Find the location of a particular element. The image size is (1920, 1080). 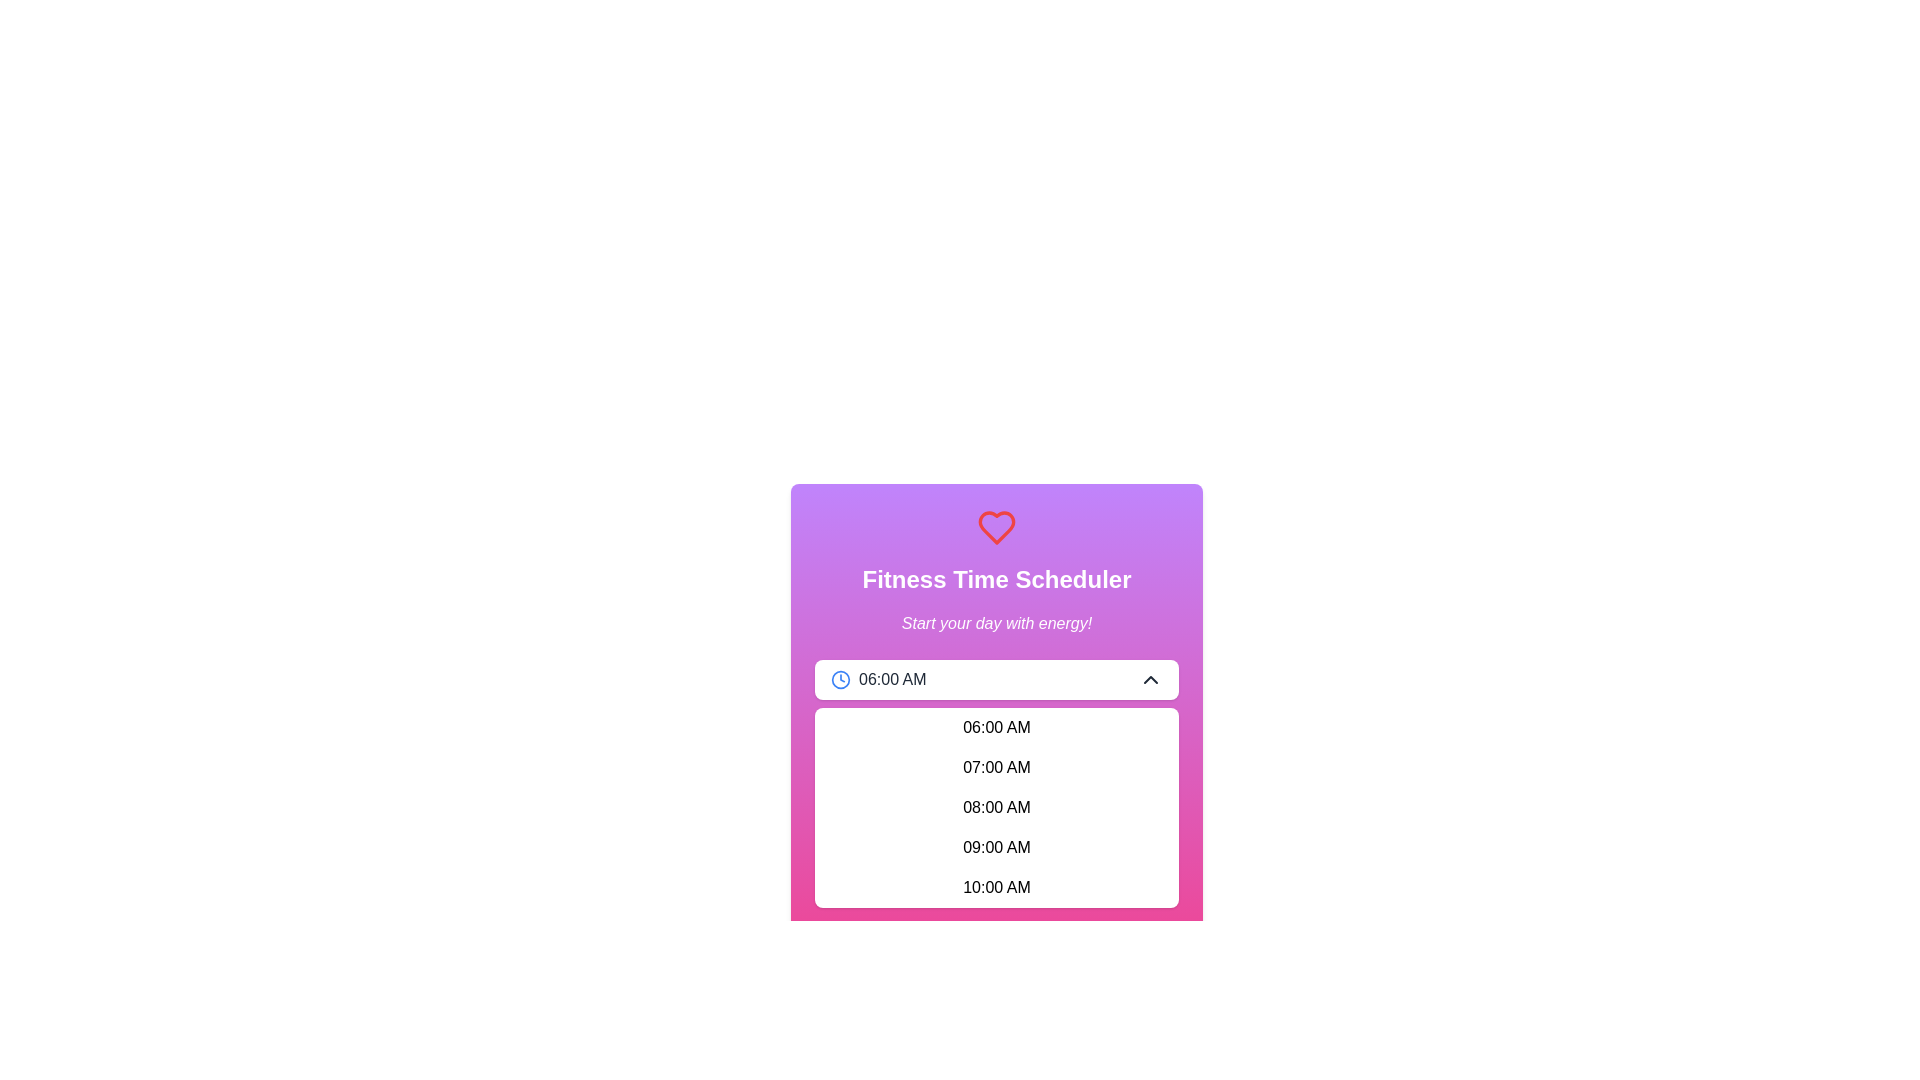

the second item in the dropdown menu is located at coordinates (997, 766).